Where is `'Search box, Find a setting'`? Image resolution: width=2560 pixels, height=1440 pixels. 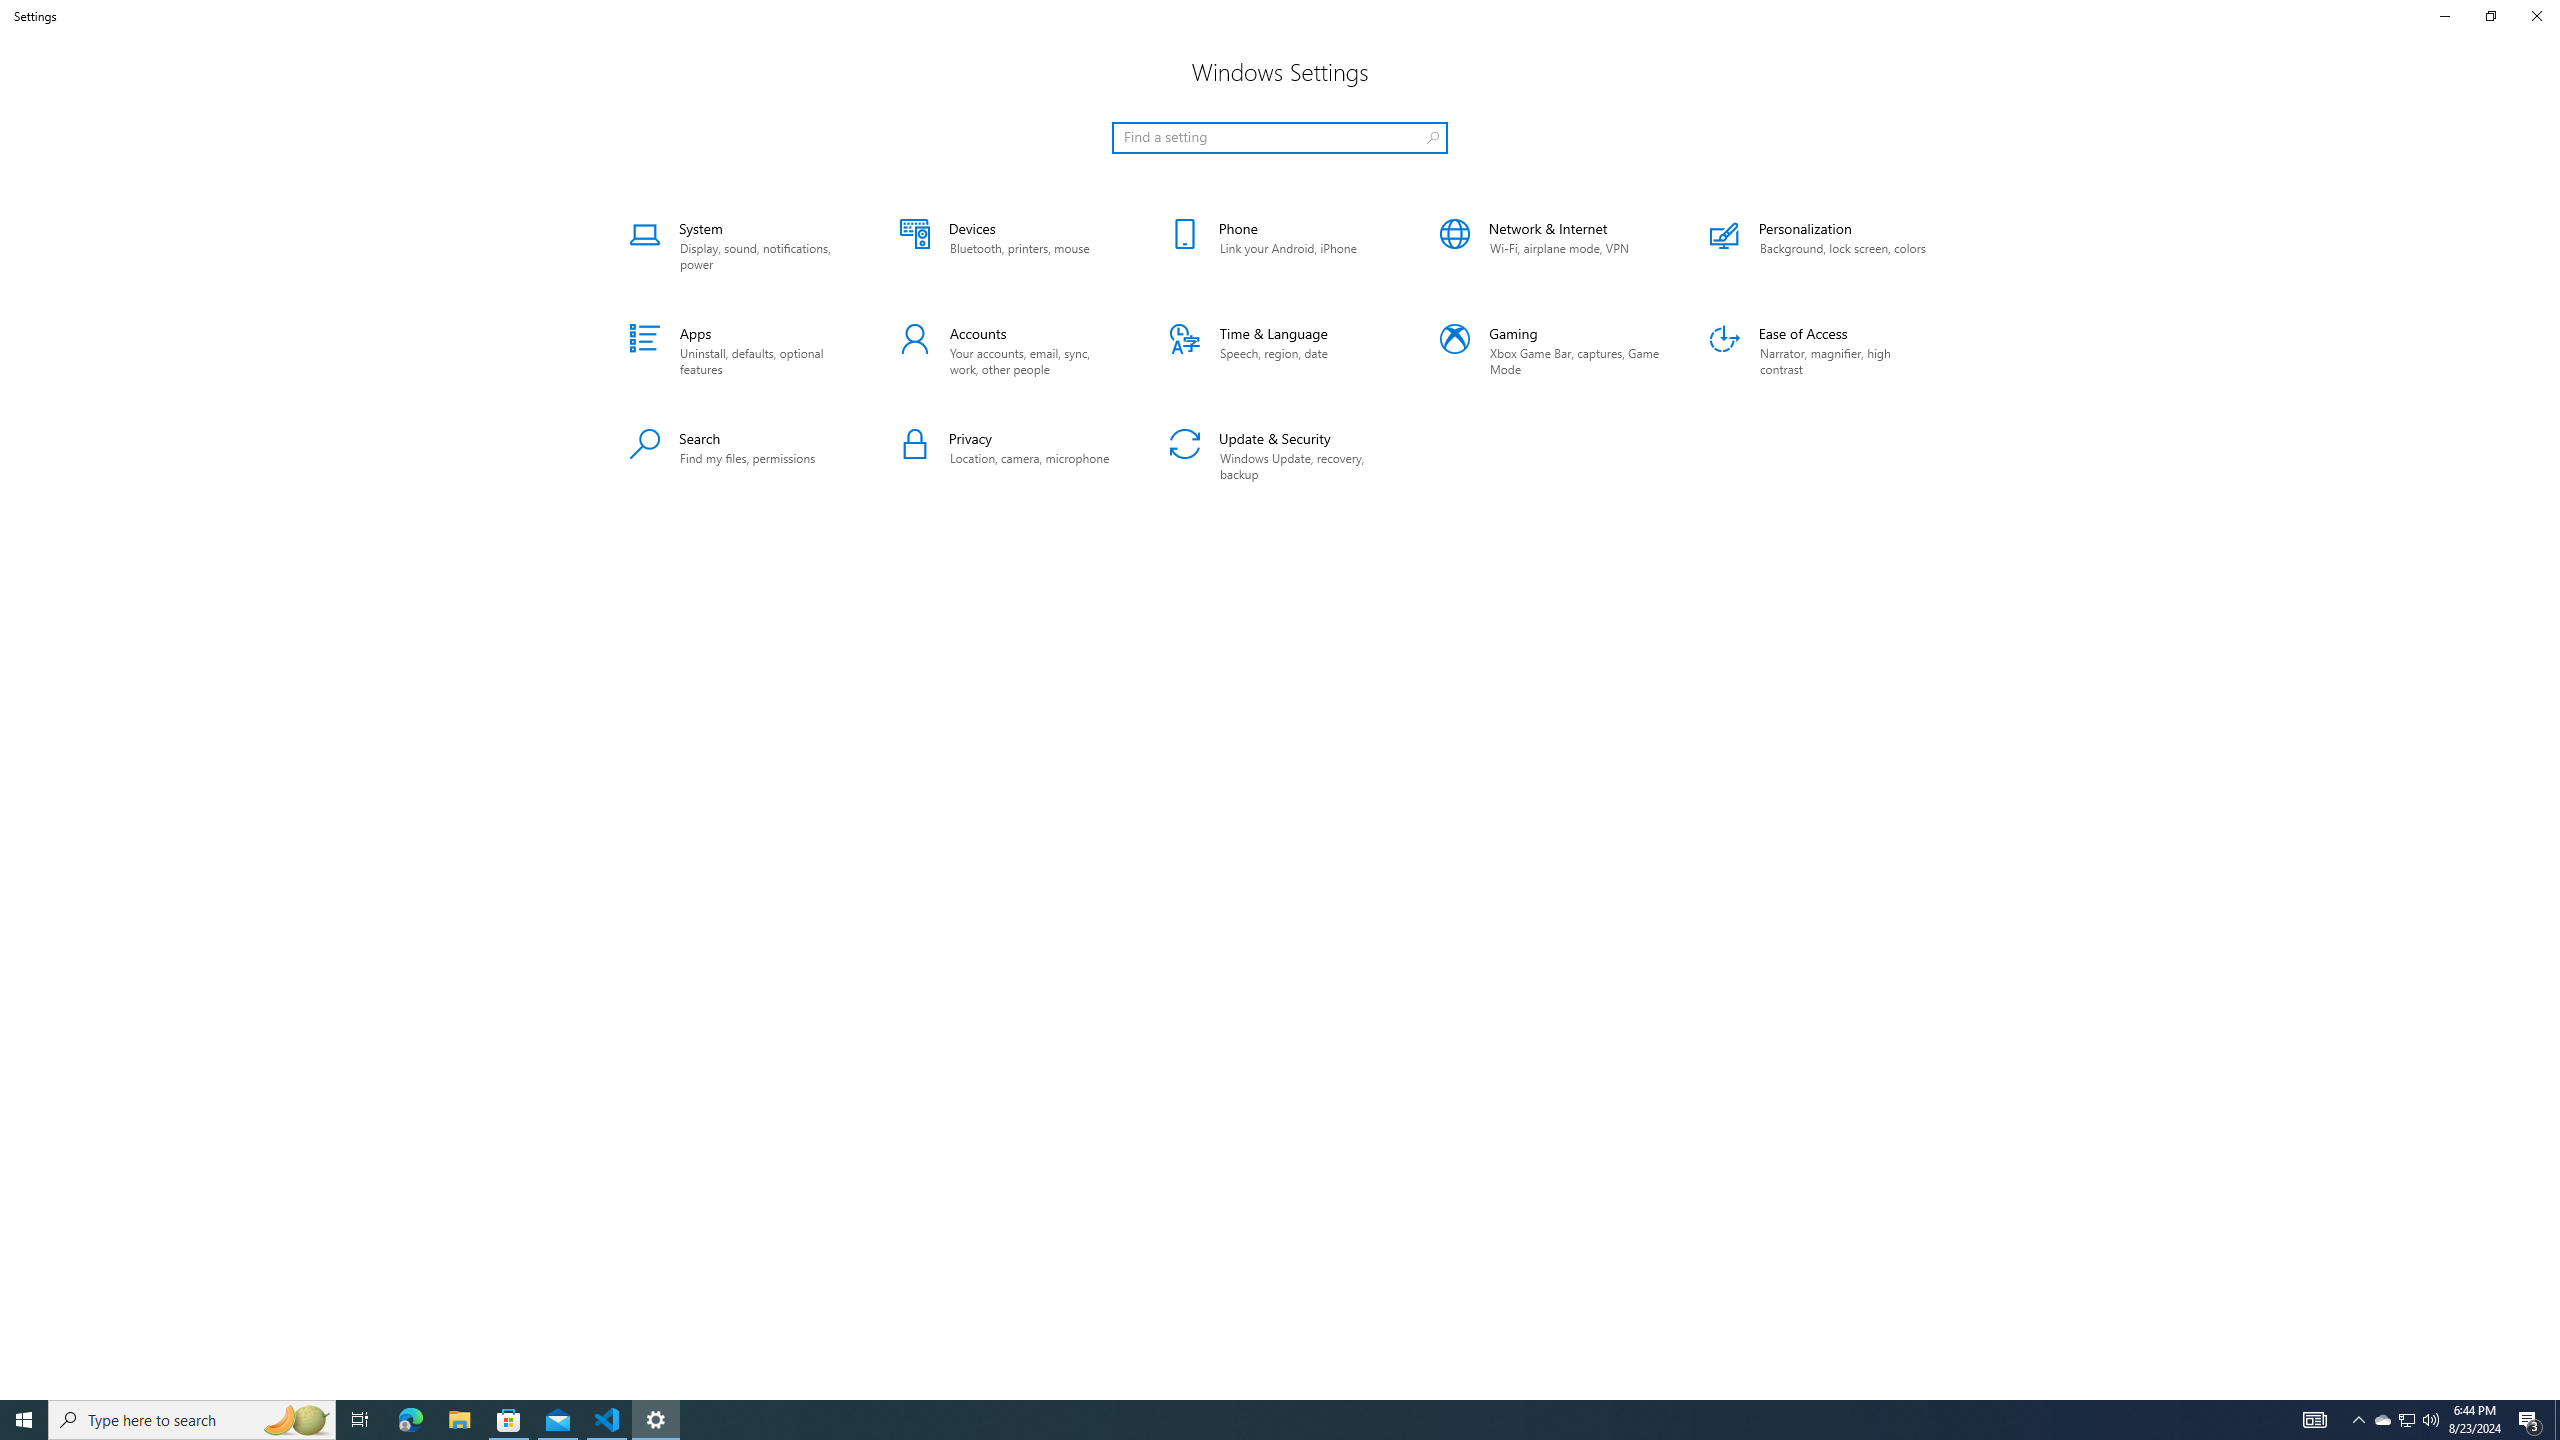
'Search box, Find a setting' is located at coordinates (1280, 137).